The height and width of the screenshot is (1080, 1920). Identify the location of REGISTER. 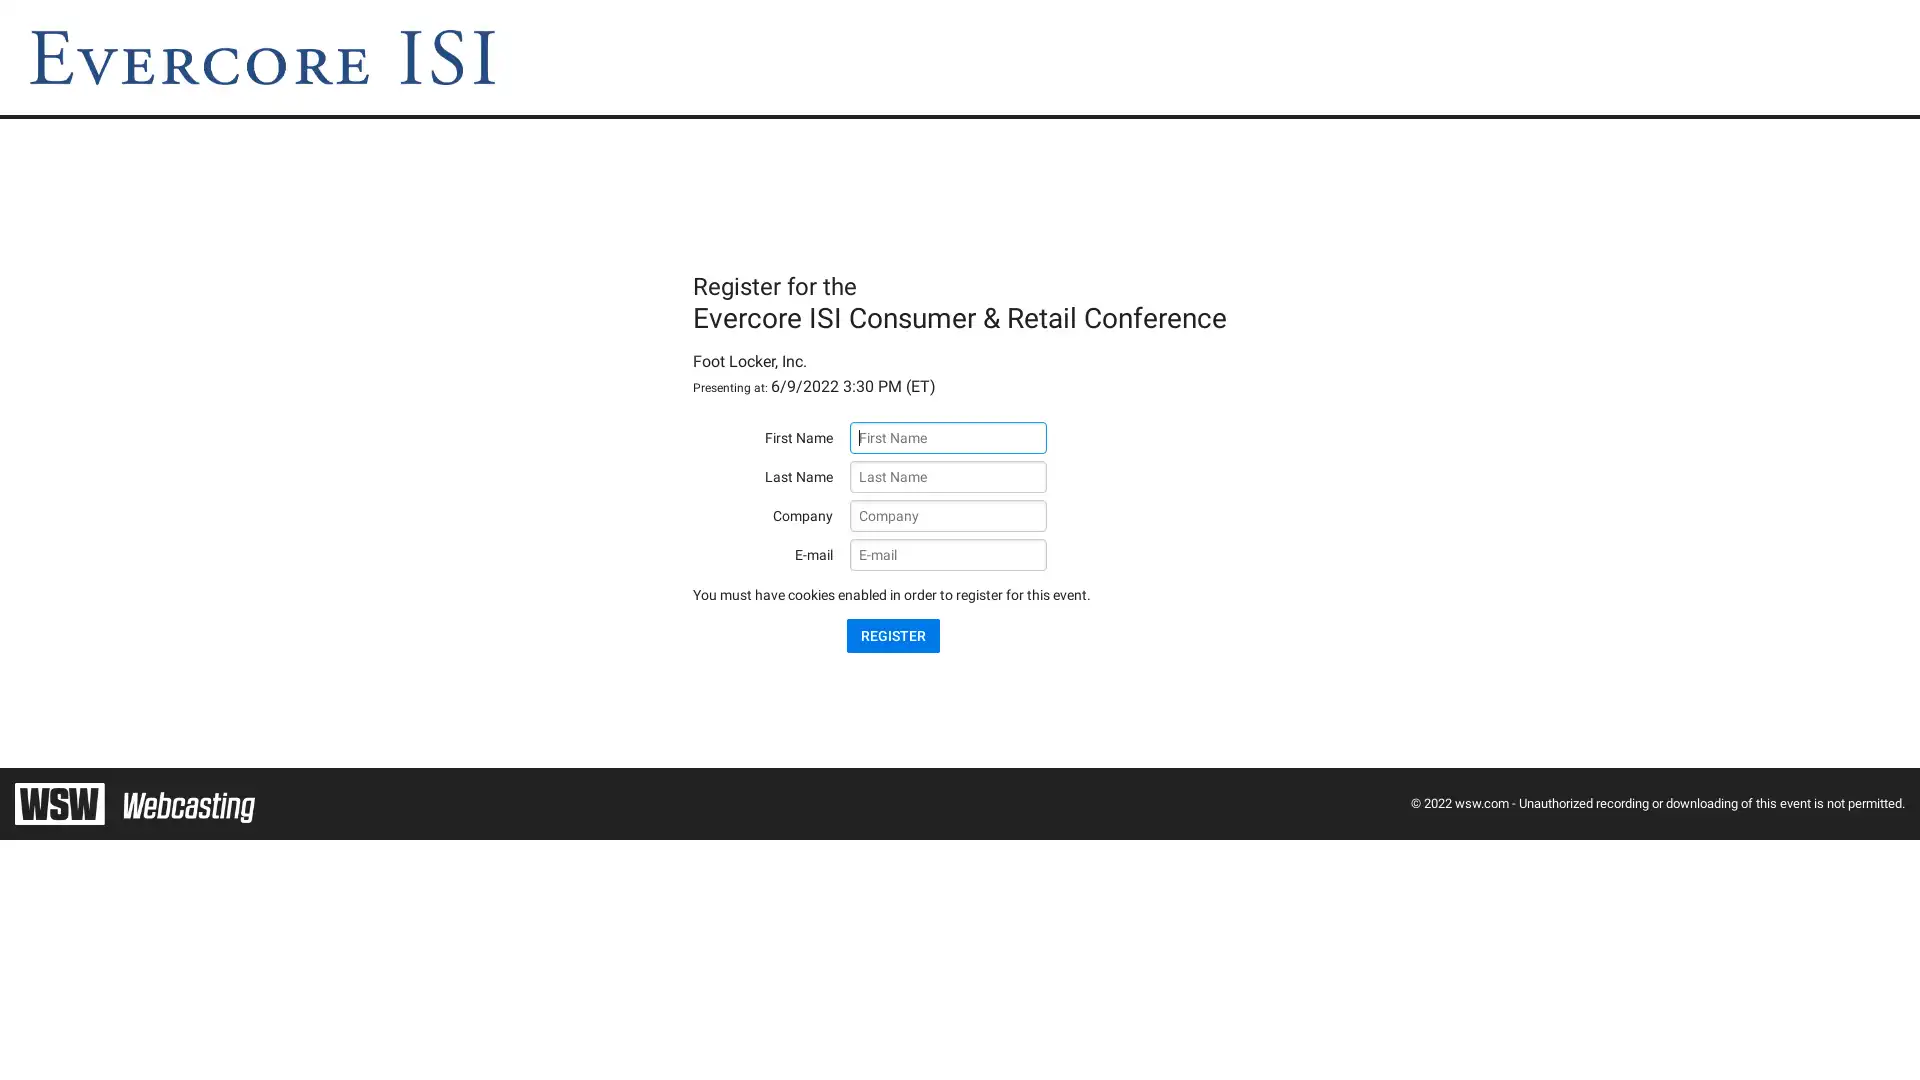
(892, 635).